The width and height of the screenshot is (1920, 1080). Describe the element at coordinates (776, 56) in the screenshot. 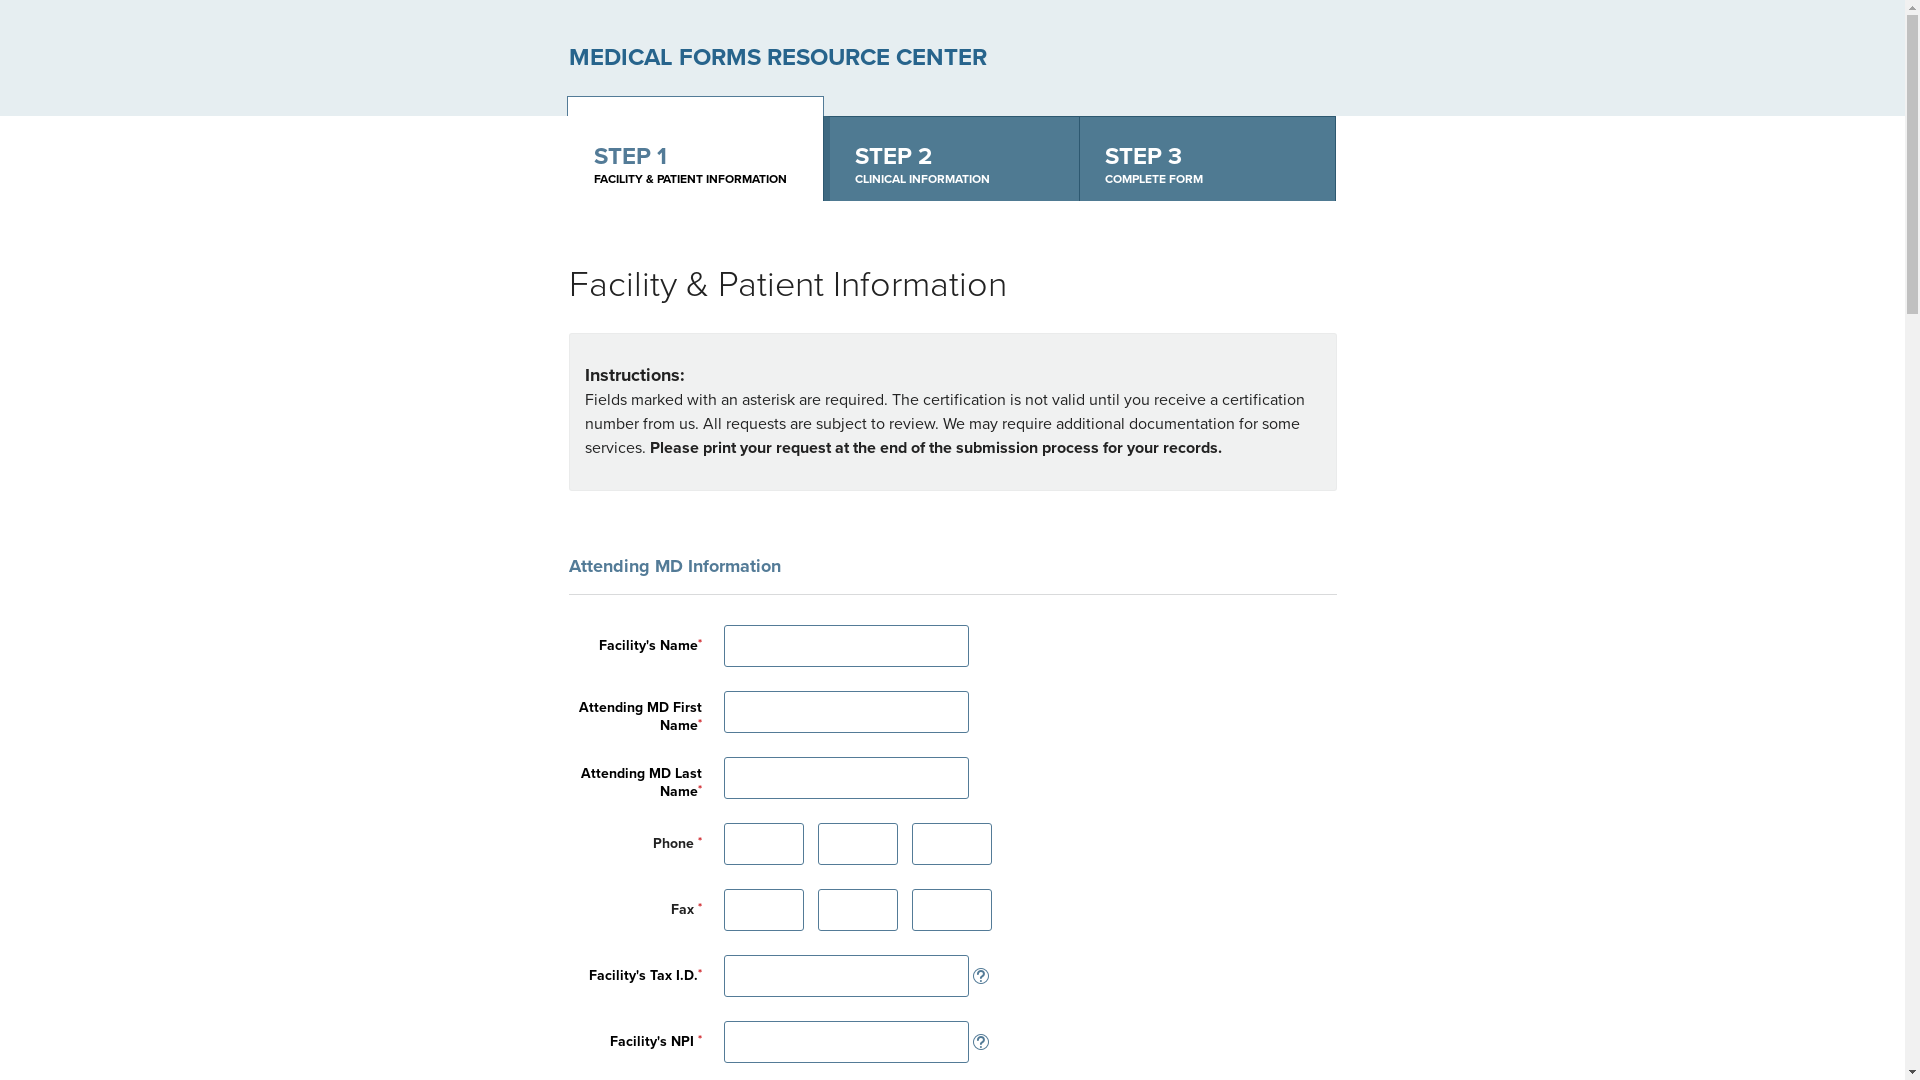

I see `'MEDICAL FORMS RESOURCE CENTER'` at that location.